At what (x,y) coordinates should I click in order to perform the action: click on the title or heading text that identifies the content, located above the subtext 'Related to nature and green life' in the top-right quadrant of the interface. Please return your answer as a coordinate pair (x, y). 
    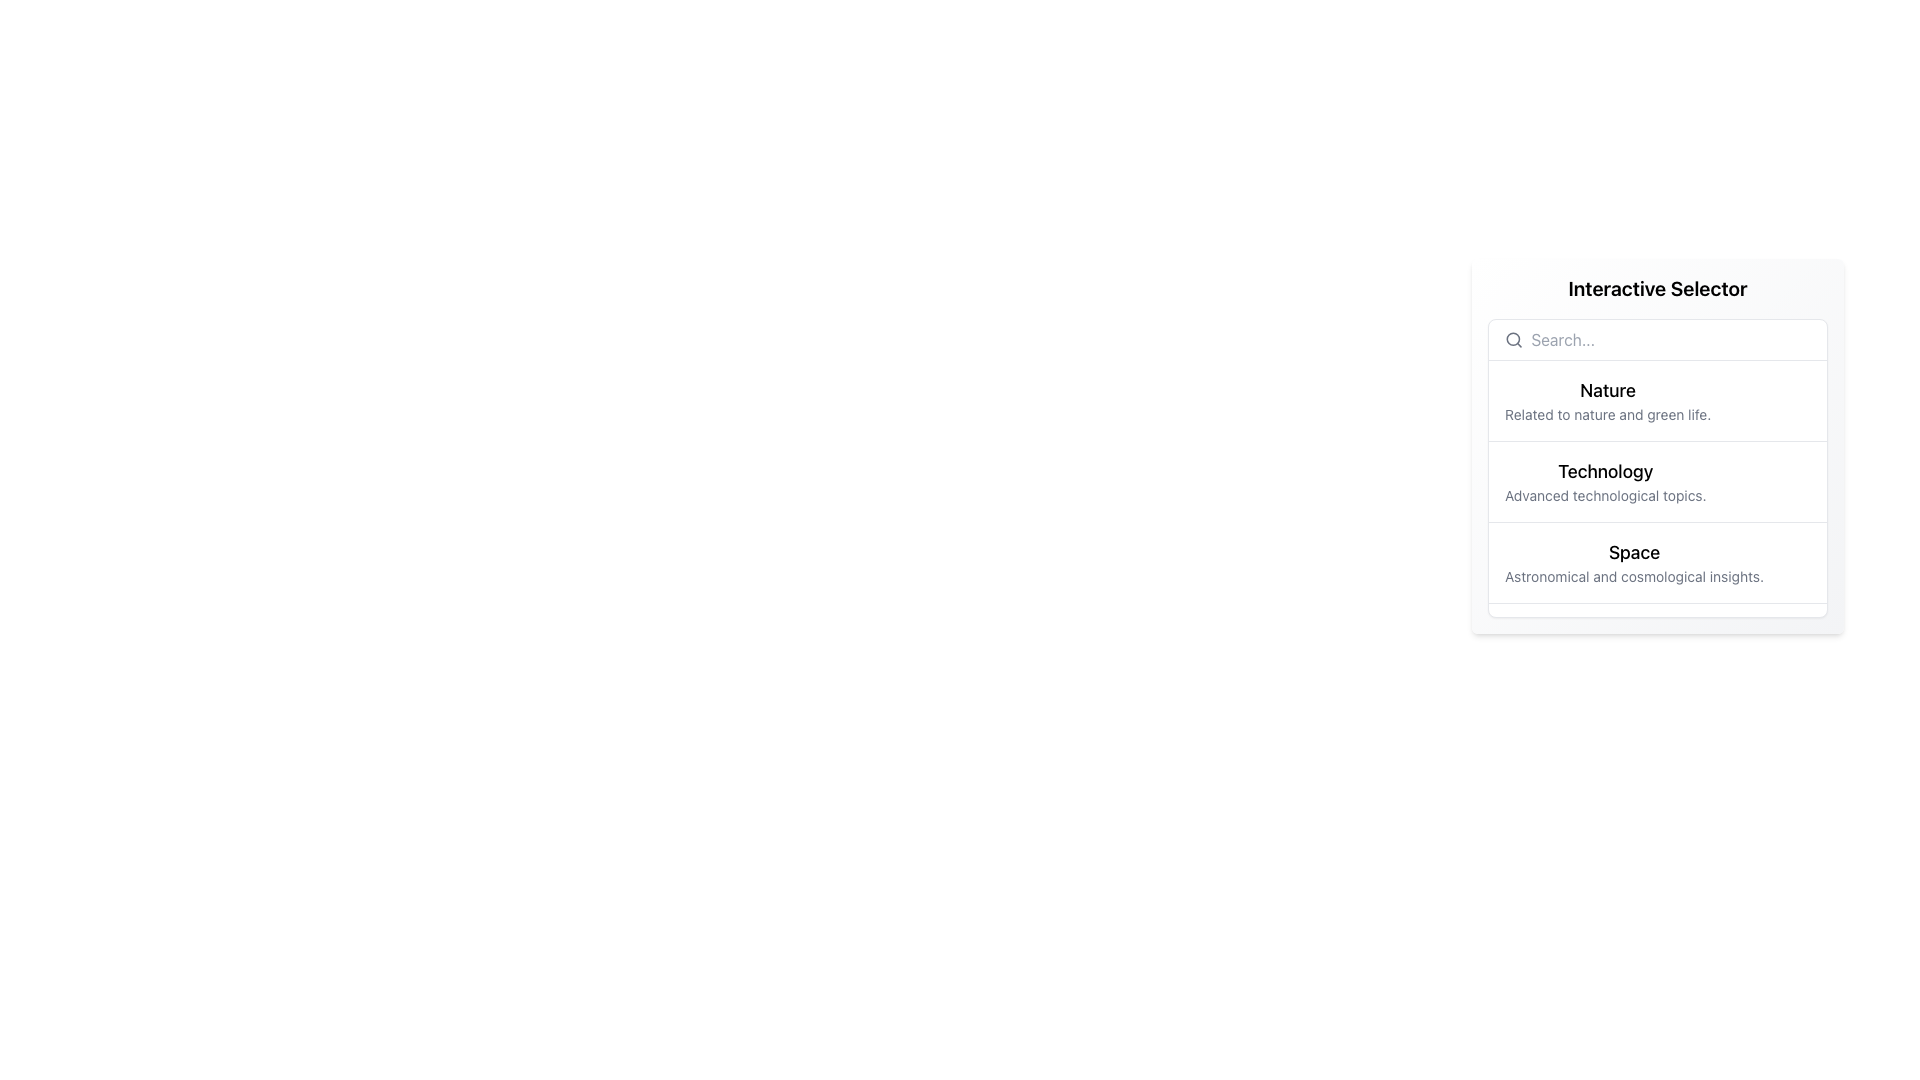
    Looking at the image, I should click on (1608, 390).